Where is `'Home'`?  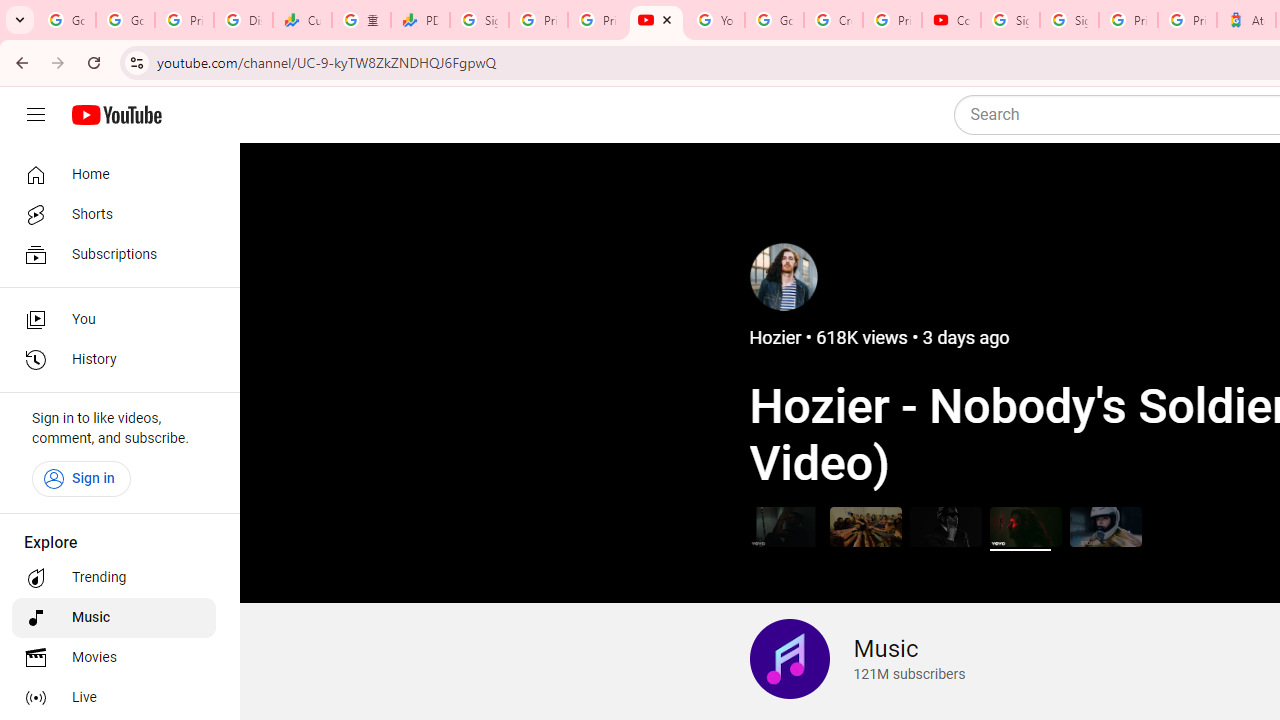 'Home' is located at coordinates (112, 173).